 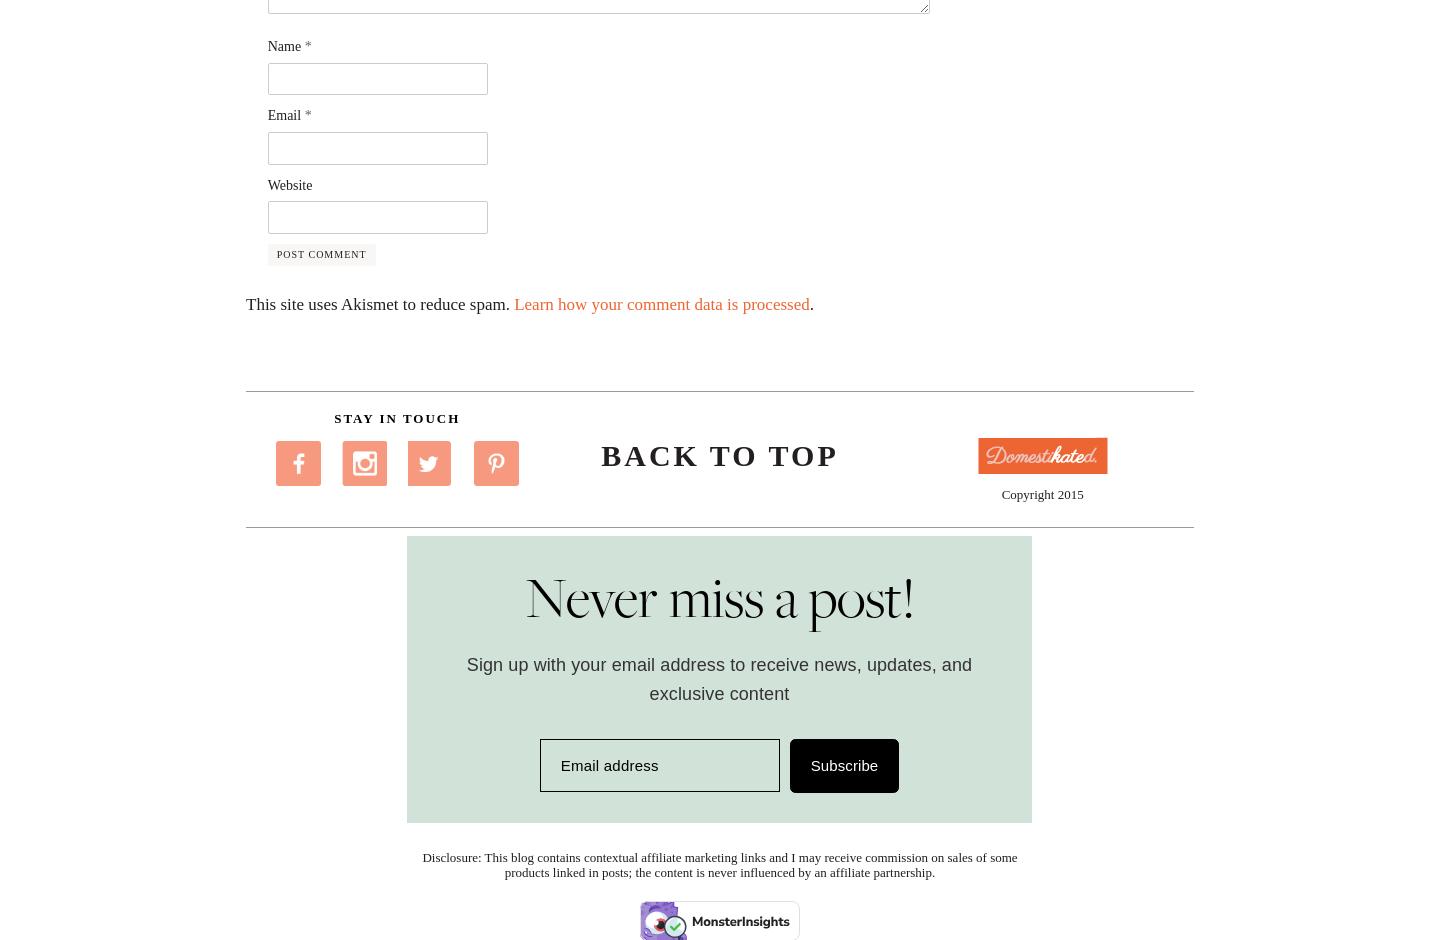 I want to click on 'Copyright 2015', so click(x=1041, y=494).